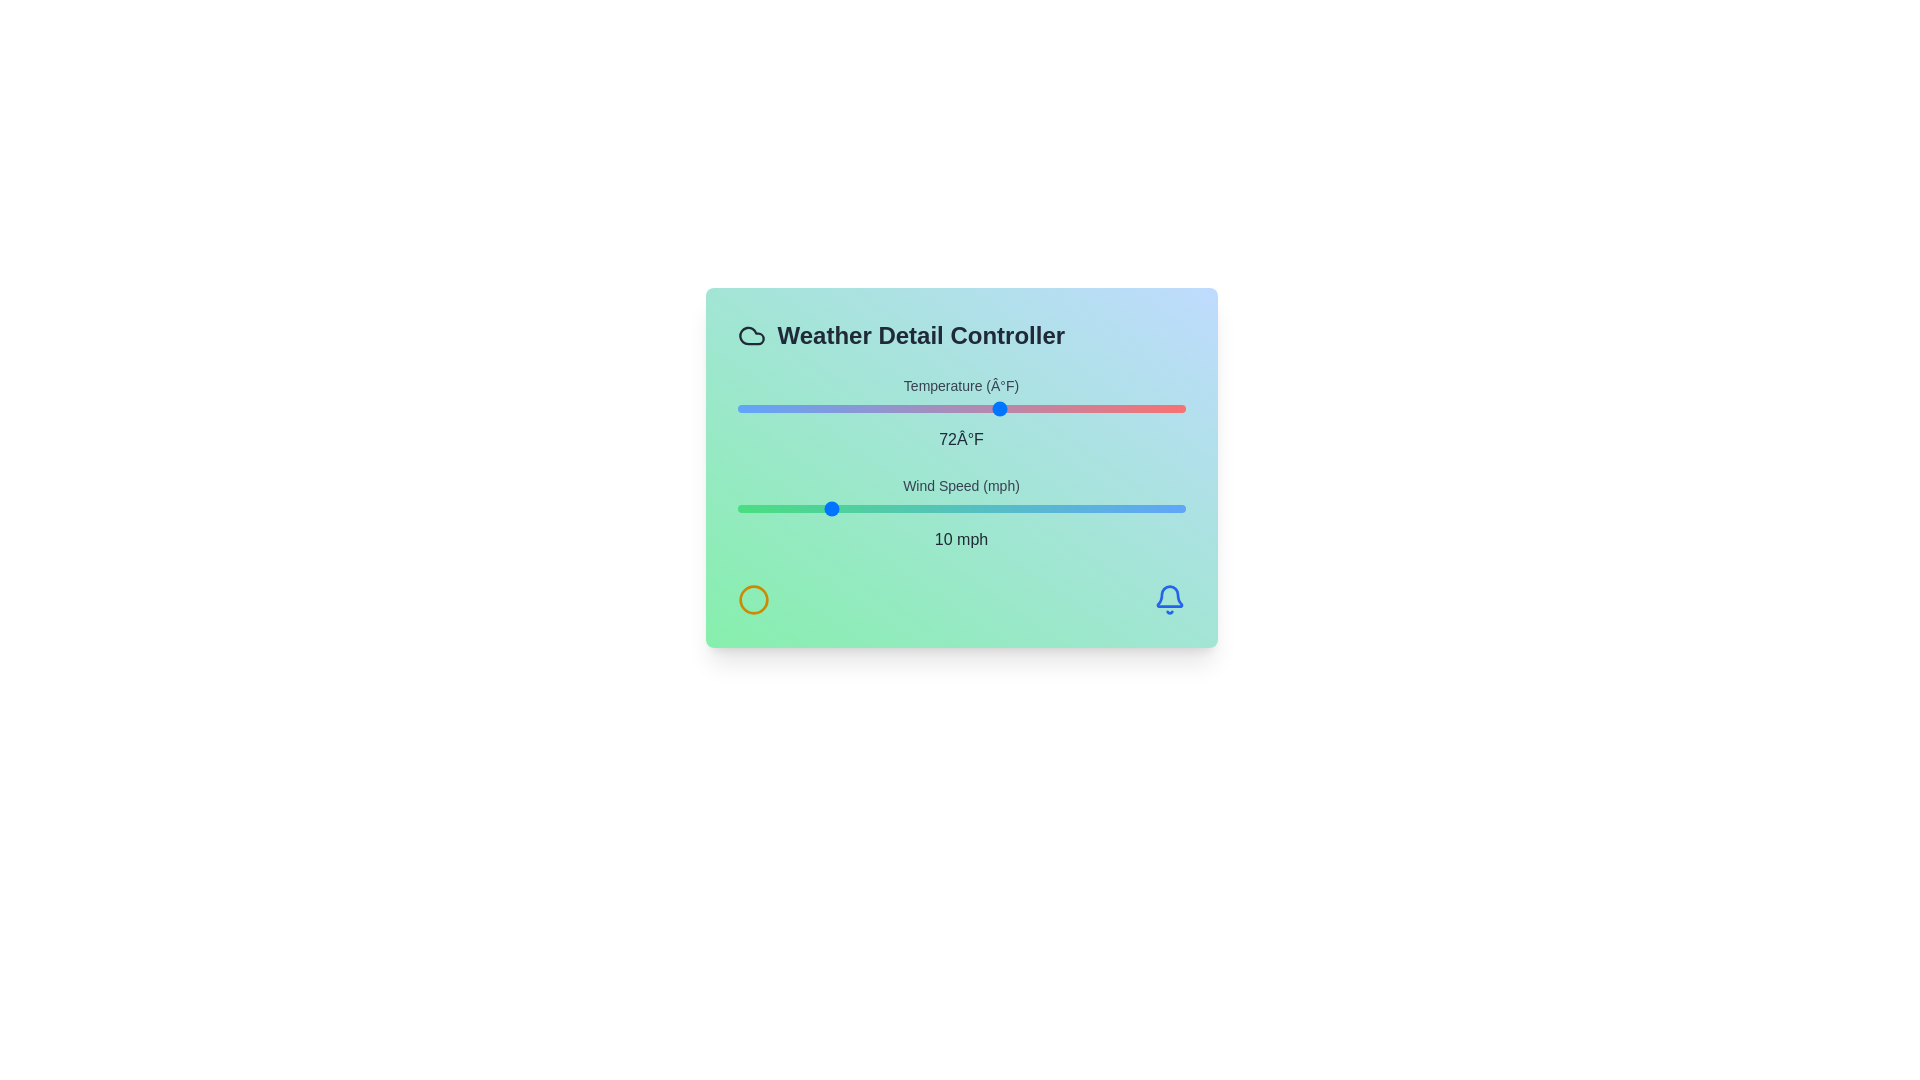 This screenshot has width=1920, height=1080. I want to click on the circle icon, so click(752, 599).